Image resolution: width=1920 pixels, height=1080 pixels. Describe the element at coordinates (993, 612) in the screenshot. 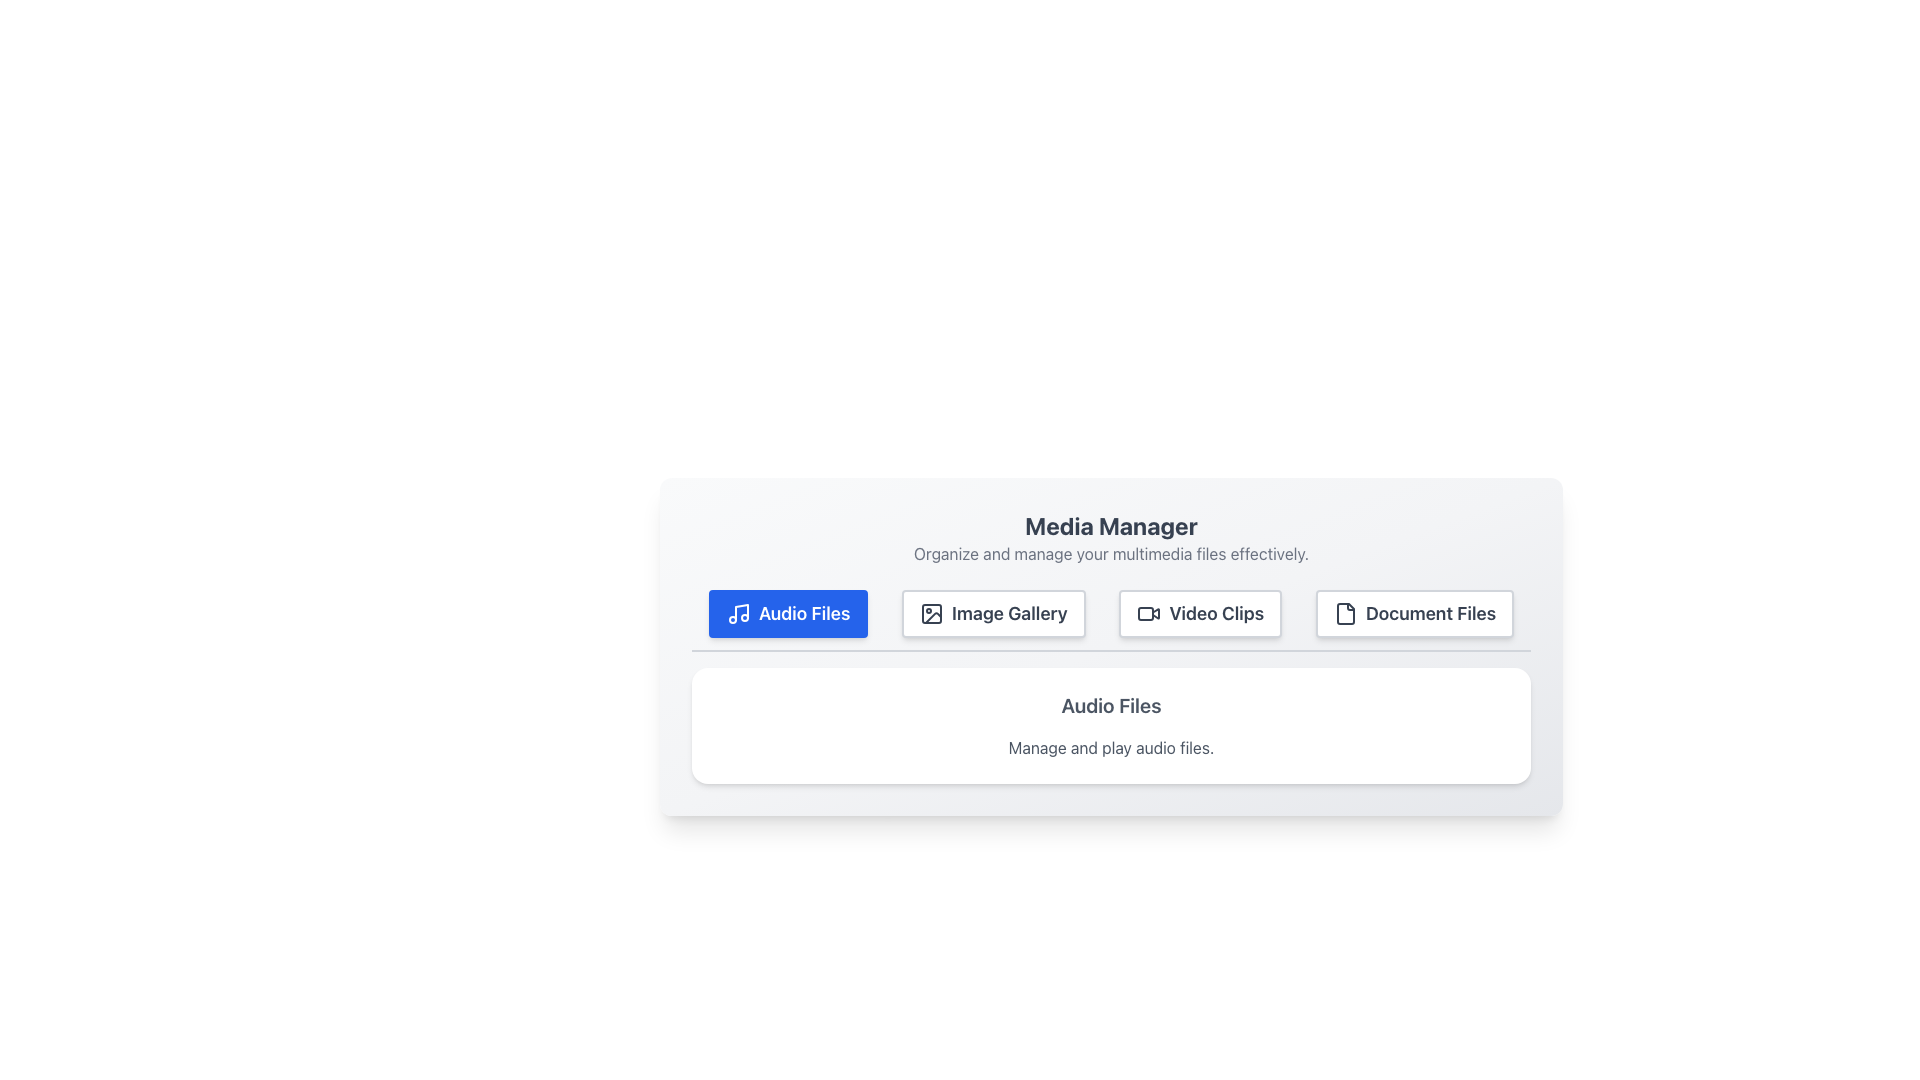

I see `the second button in a horizontal row of four buttons, which directs users to the image gallery section, to trigger a hover animation` at that location.